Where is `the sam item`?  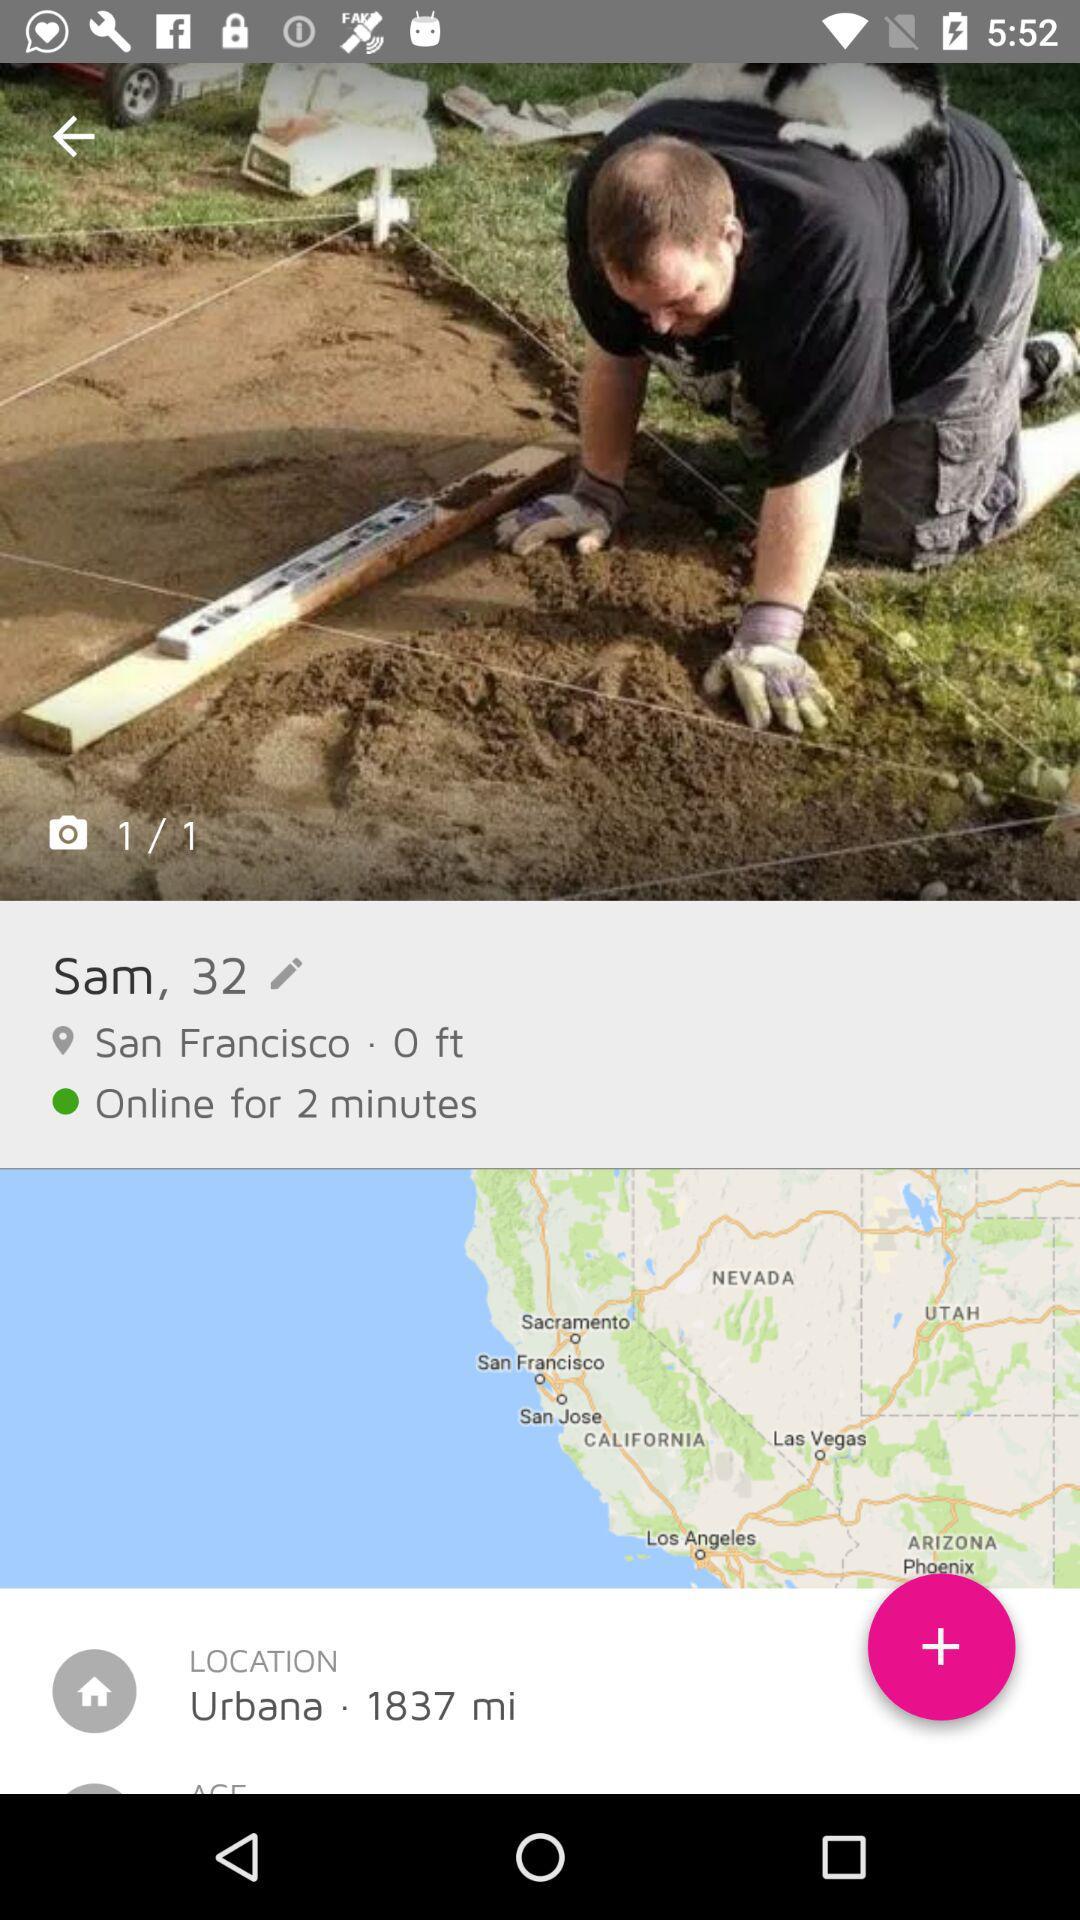
the sam item is located at coordinates (103, 973).